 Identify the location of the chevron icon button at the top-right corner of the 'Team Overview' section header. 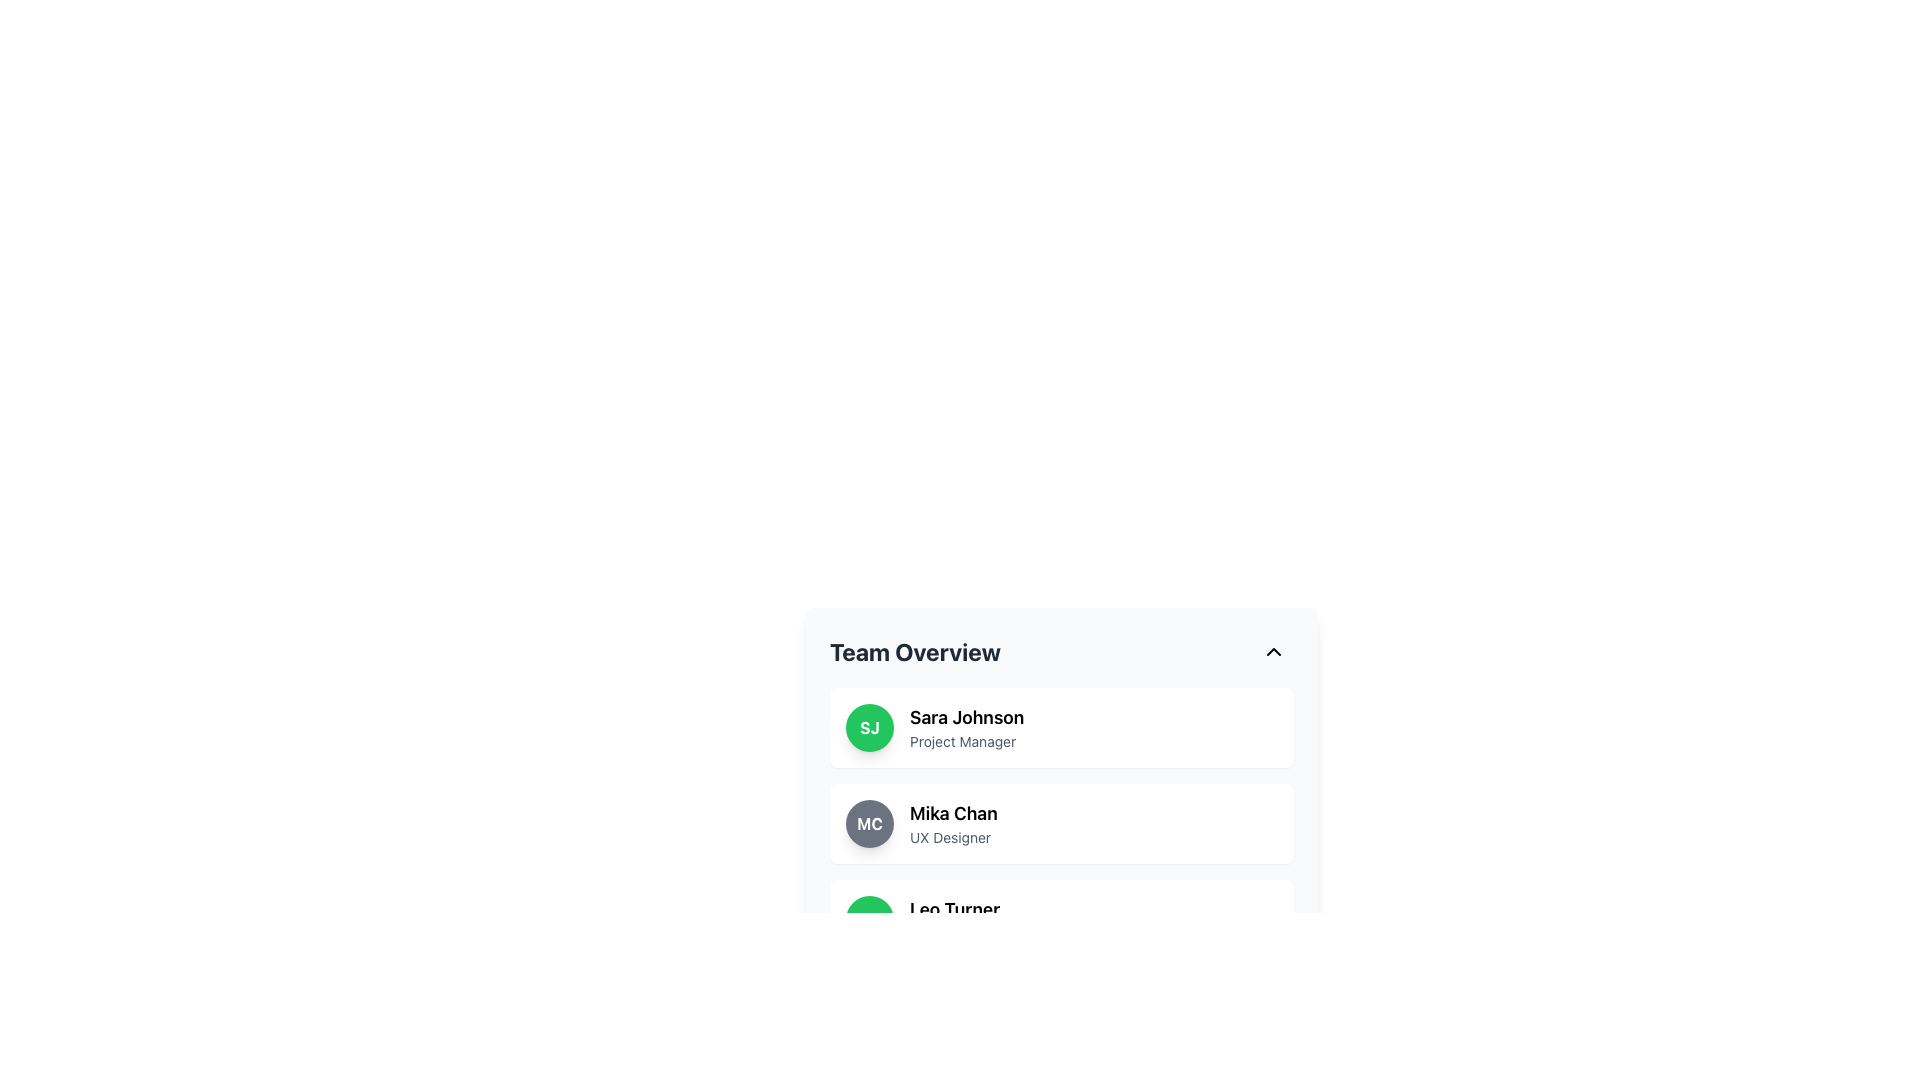
(1272, 651).